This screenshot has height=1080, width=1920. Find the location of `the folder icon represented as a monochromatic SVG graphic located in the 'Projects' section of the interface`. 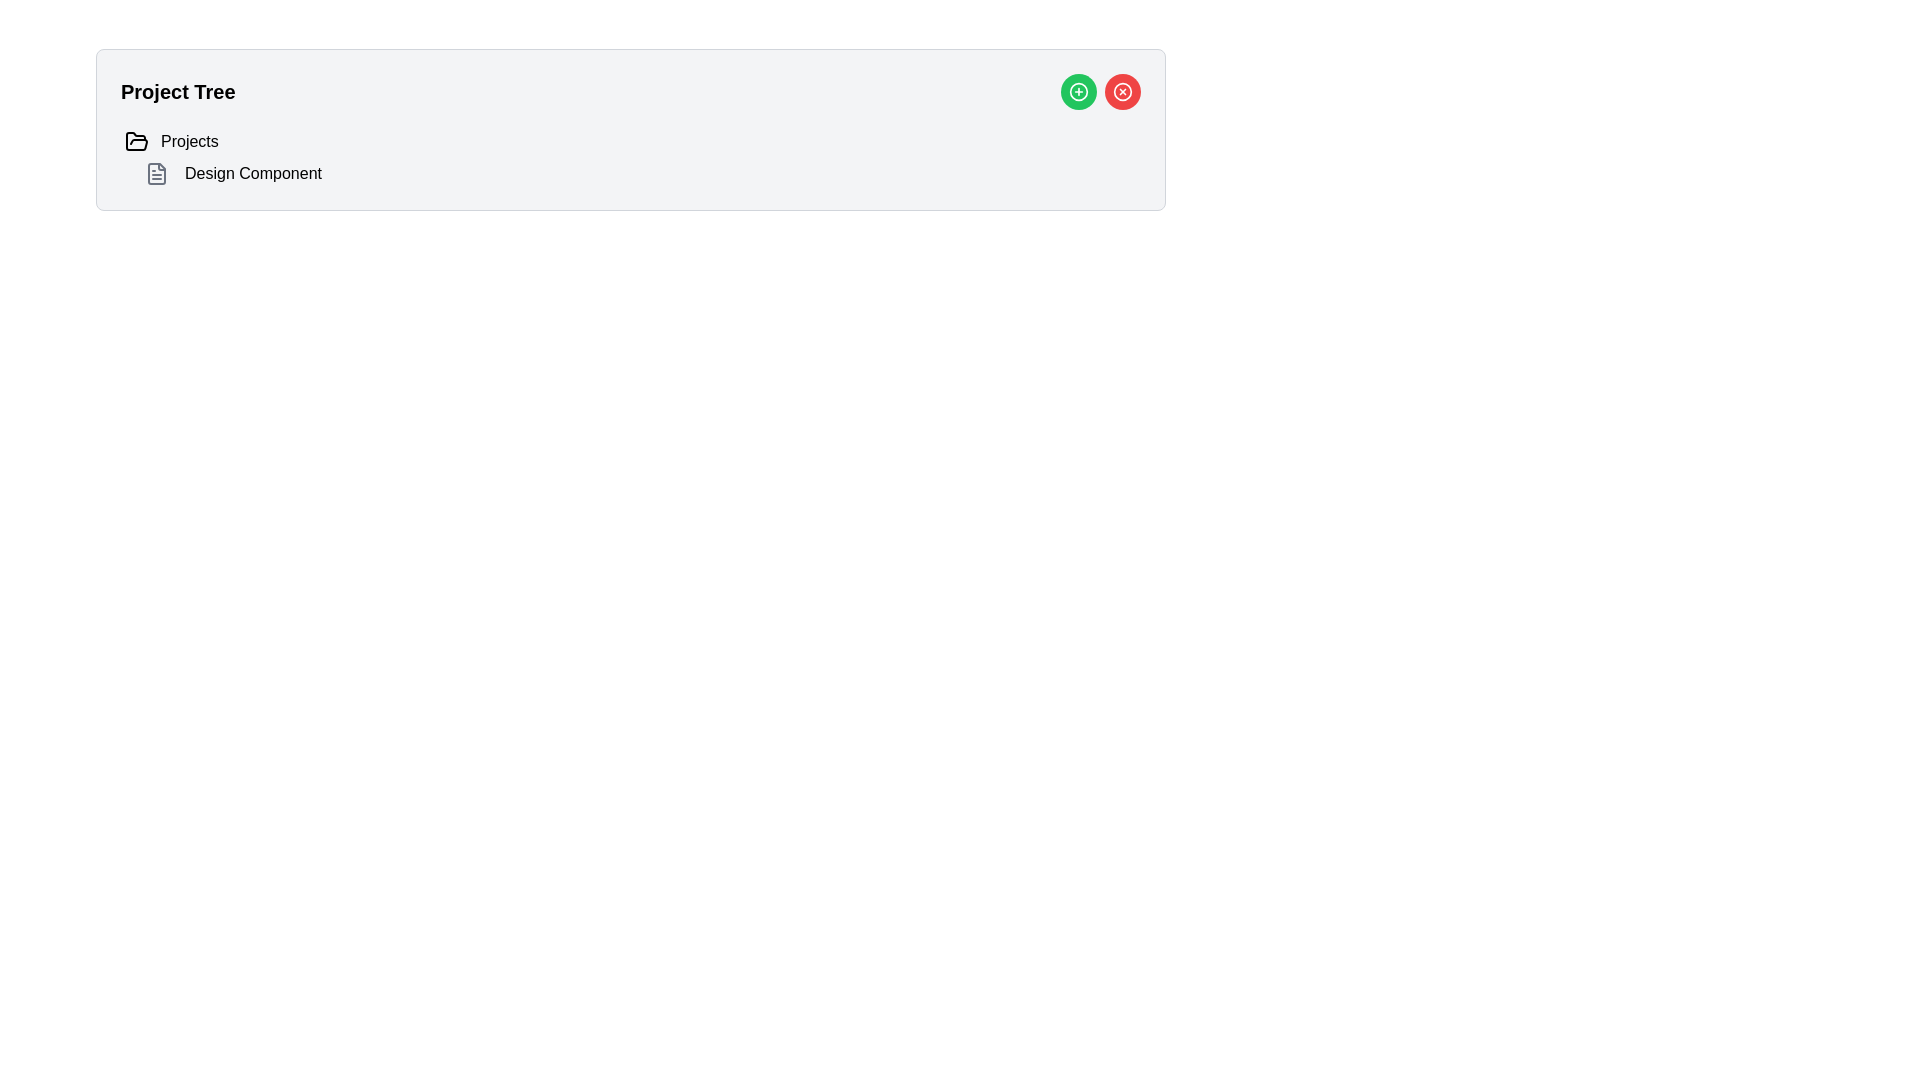

the folder icon represented as a monochromatic SVG graphic located in the 'Projects' section of the interface is located at coordinates (136, 140).